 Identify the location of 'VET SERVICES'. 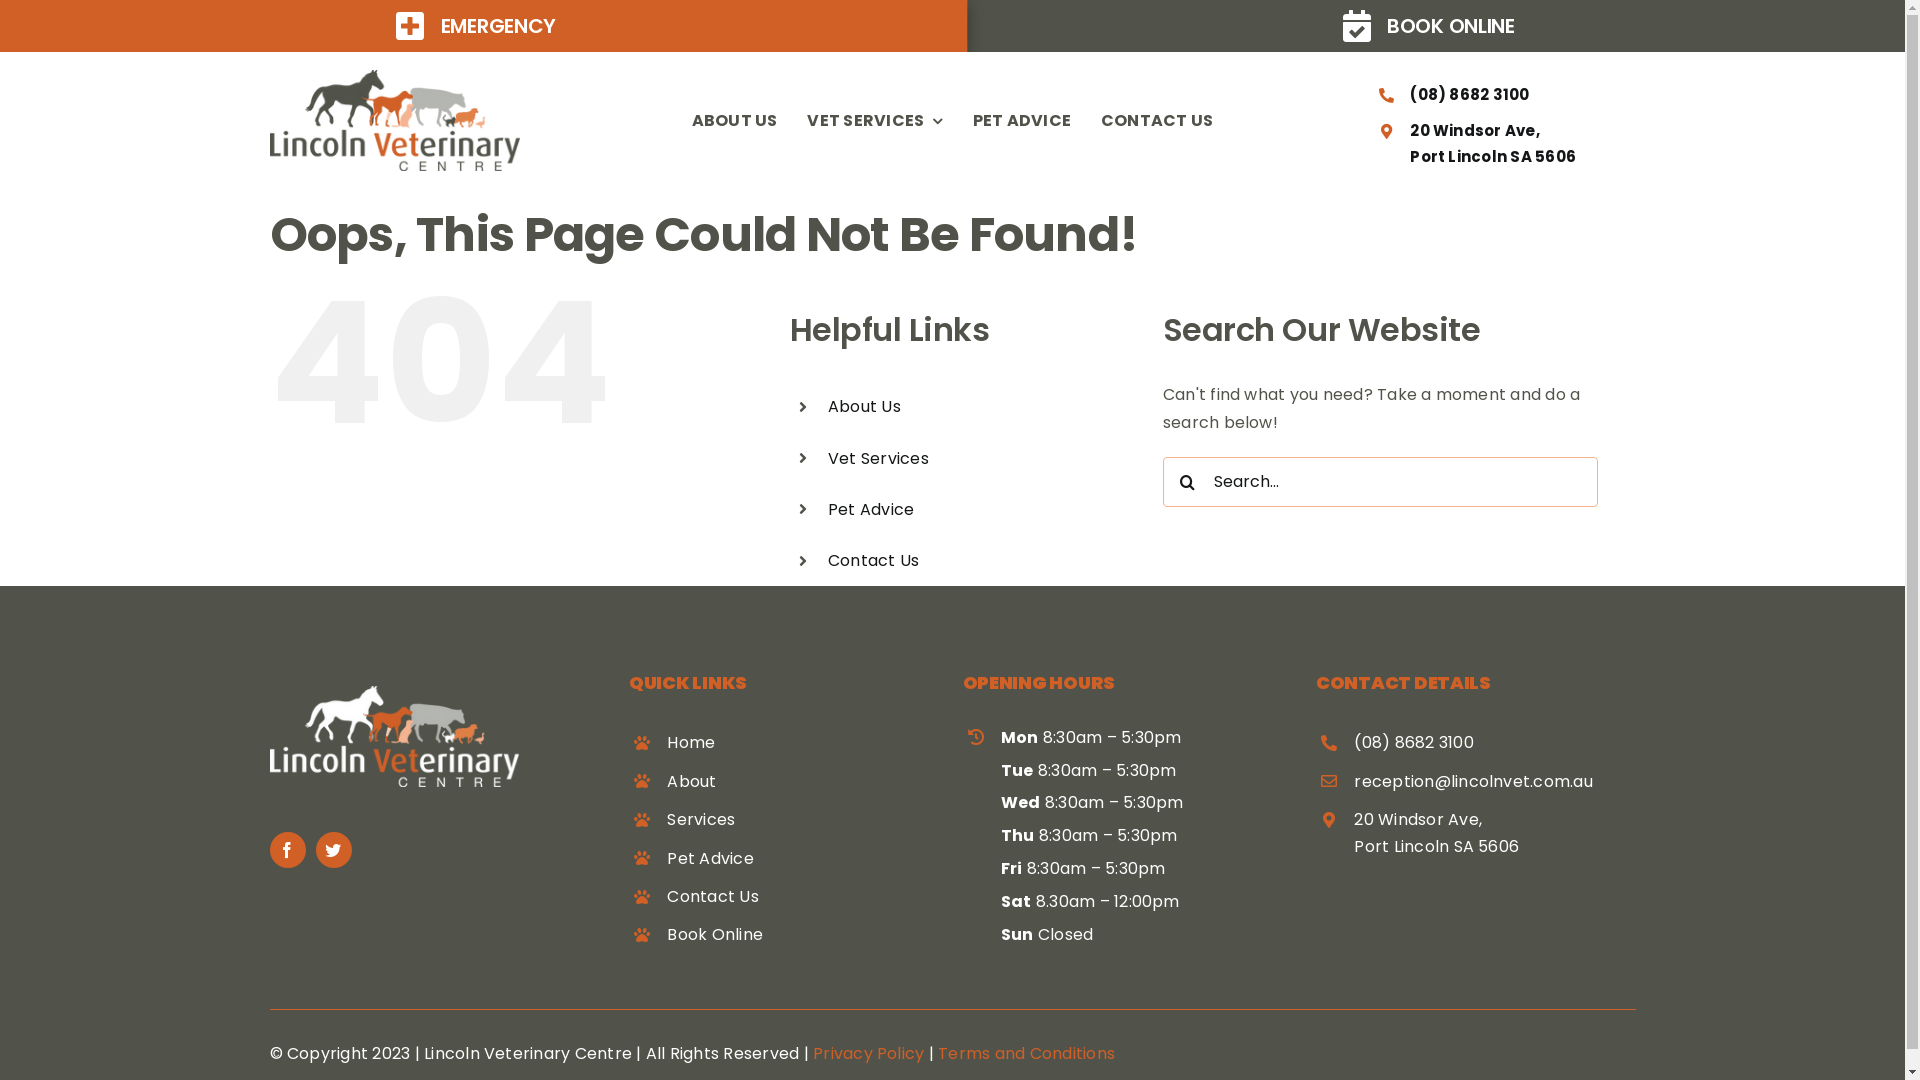
(806, 120).